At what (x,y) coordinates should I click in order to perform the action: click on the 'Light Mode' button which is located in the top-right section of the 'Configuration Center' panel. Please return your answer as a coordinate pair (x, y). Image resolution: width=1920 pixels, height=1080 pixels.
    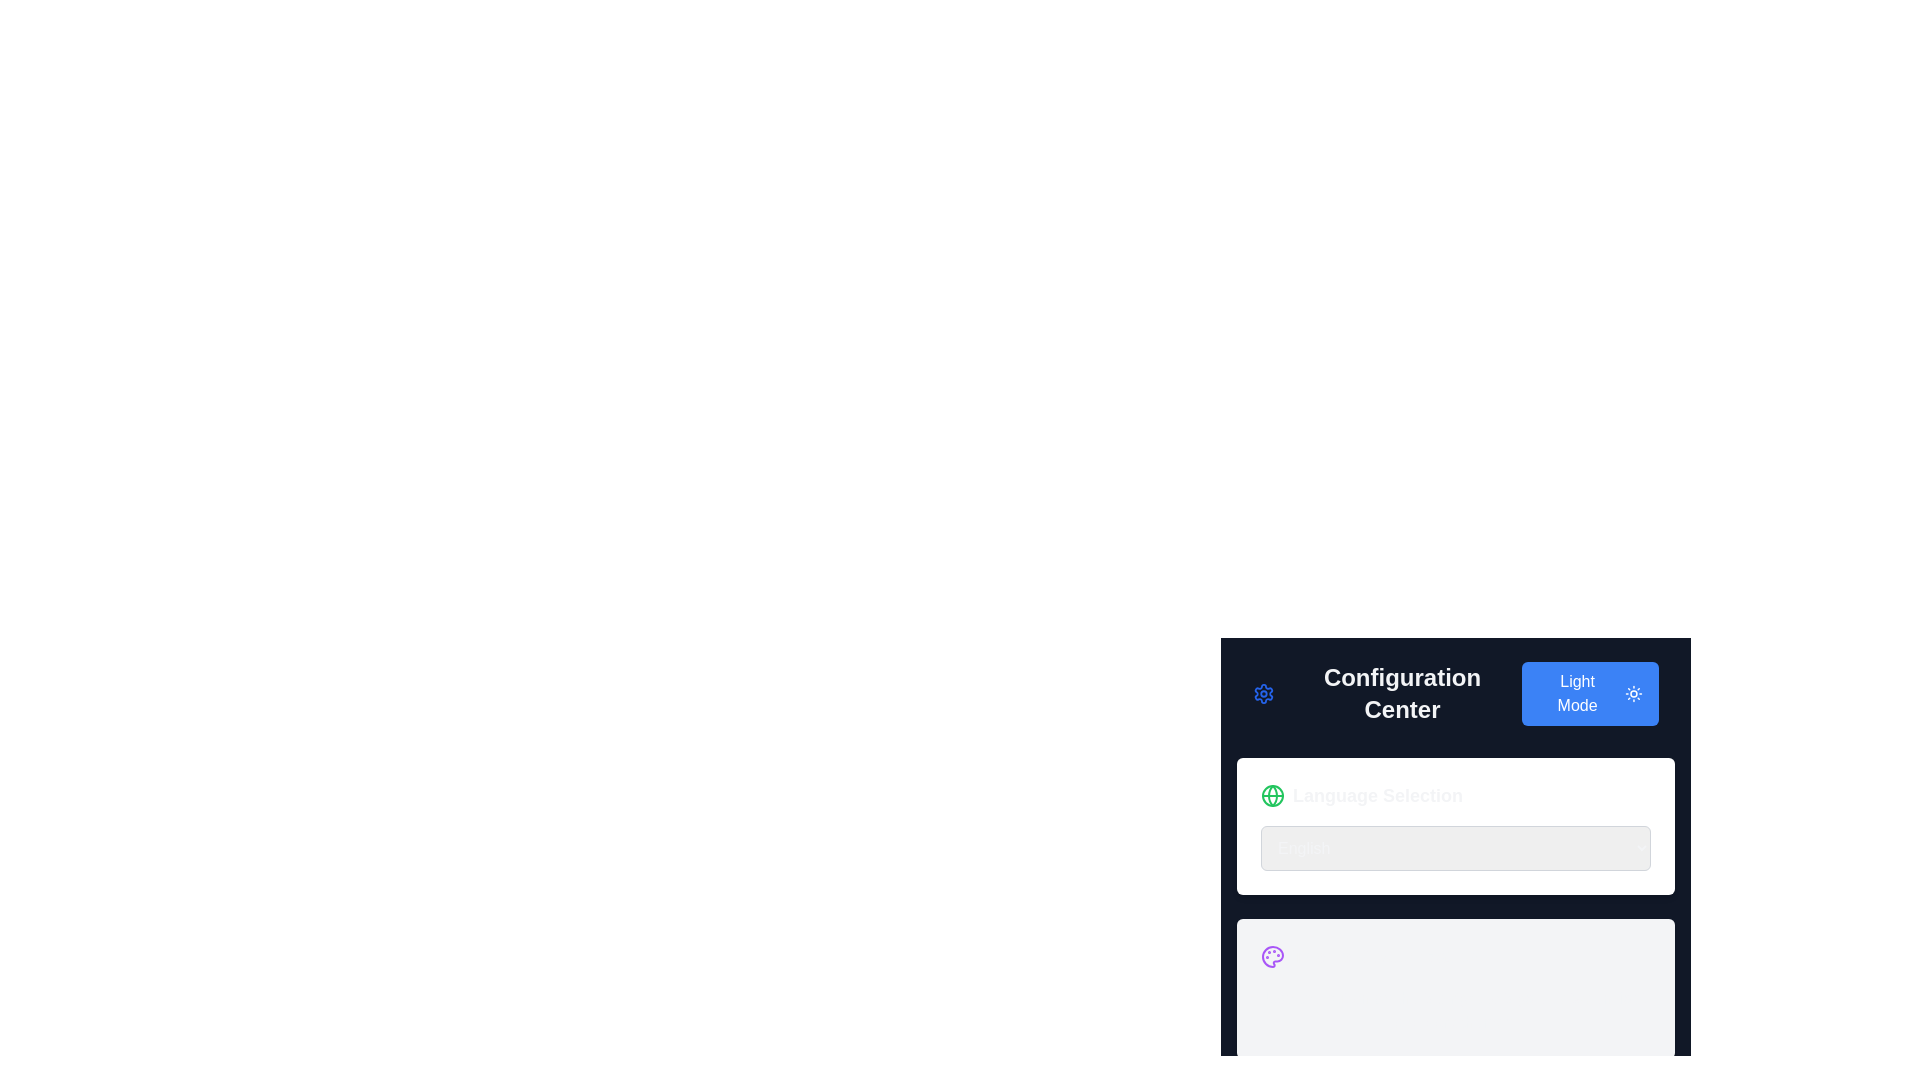
    Looking at the image, I should click on (1634, 693).